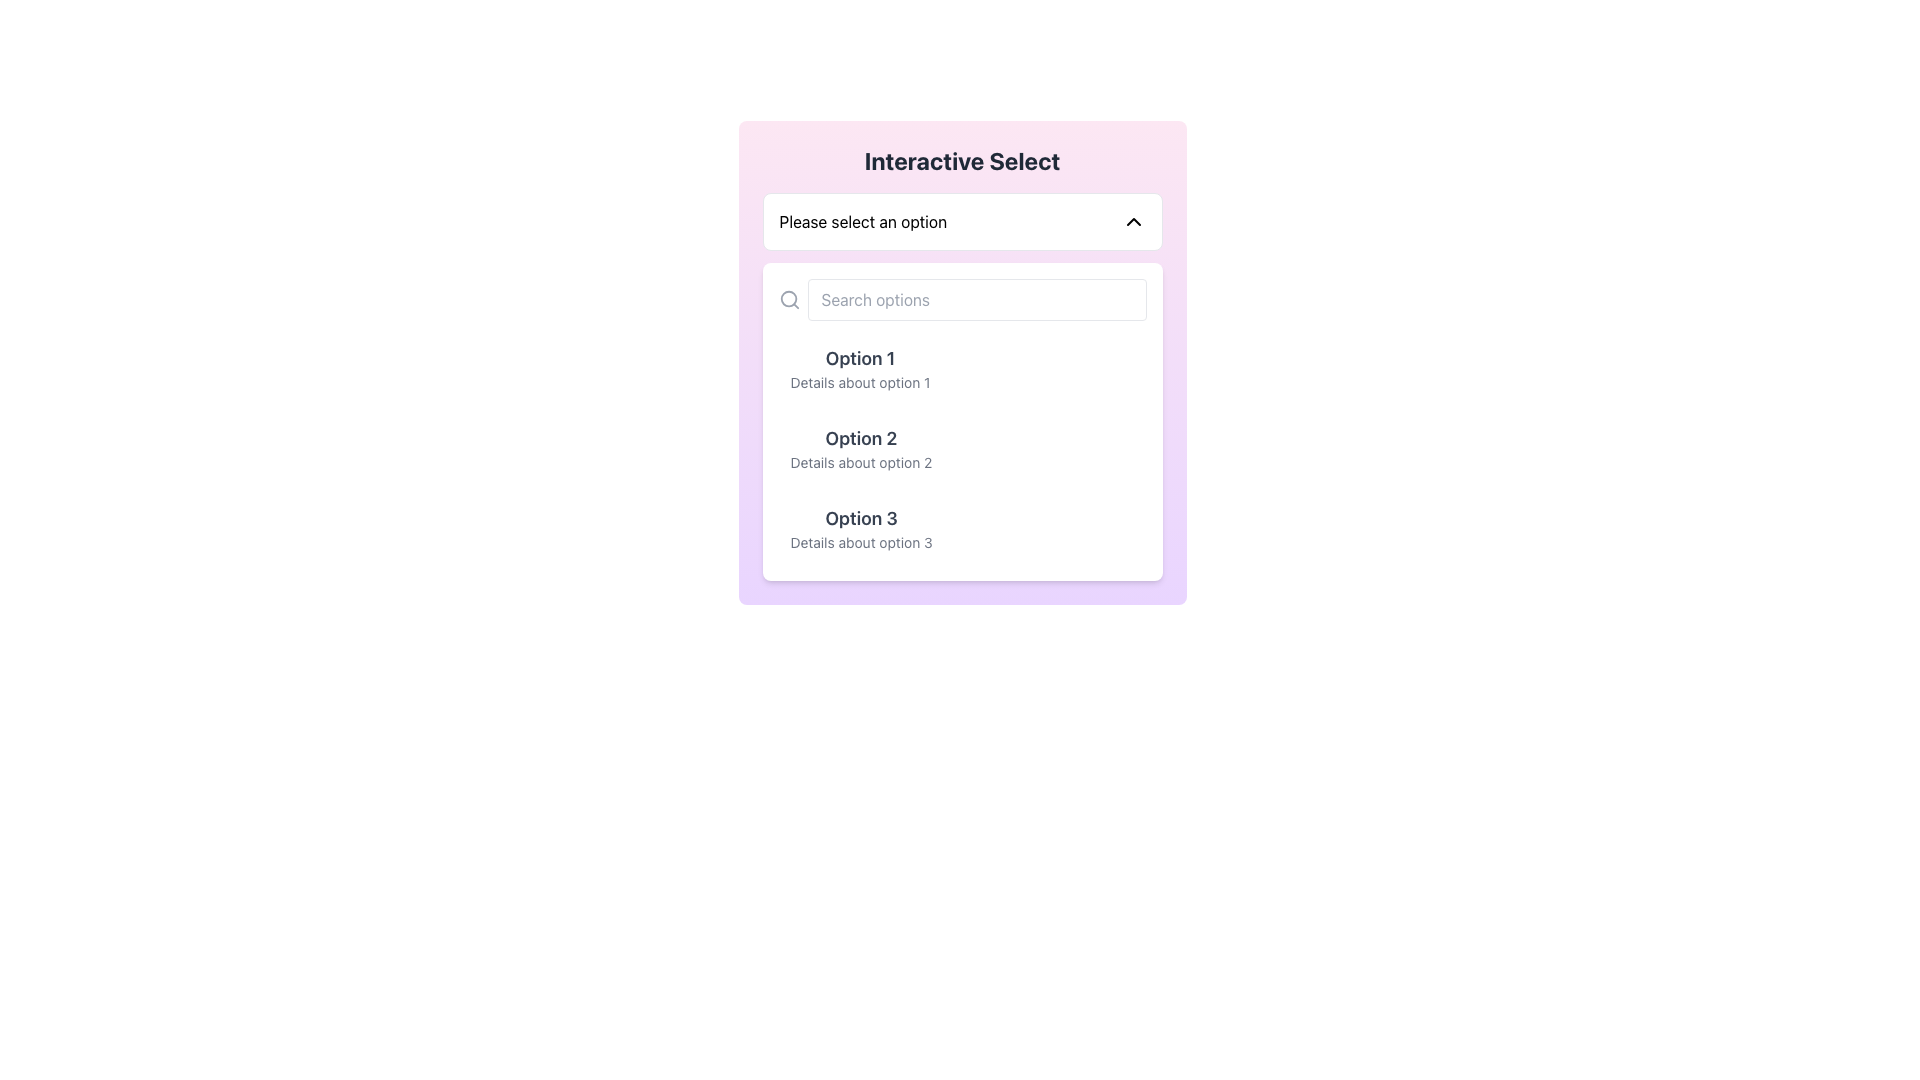 Image resolution: width=1920 pixels, height=1080 pixels. What do you see at coordinates (863, 222) in the screenshot?
I see `the text label reading 'Please select an option', which is located at the top portion of the dropdown component beneath the heading 'Interactive Select'` at bounding box center [863, 222].